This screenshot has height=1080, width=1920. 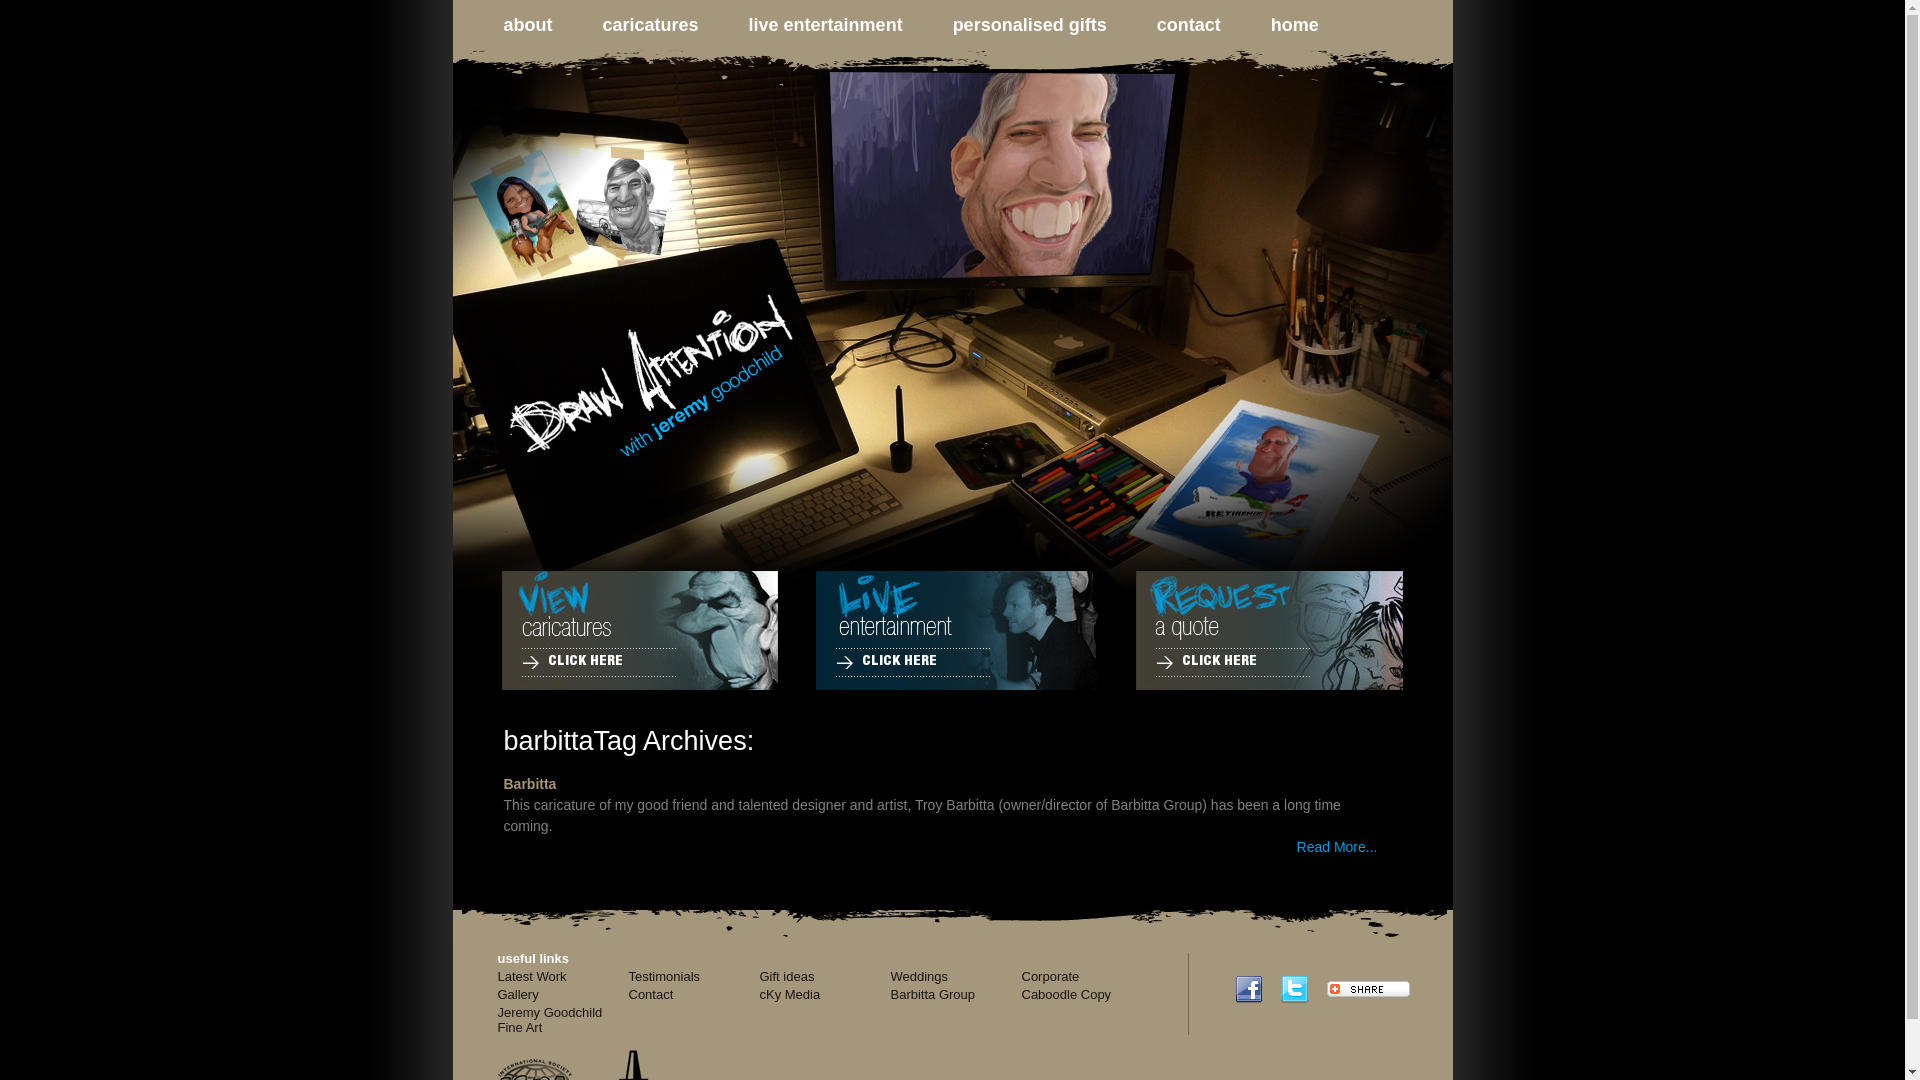 What do you see at coordinates (1065, 994) in the screenshot?
I see `'Caboodle Copy'` at bounding box center [1065, 994].